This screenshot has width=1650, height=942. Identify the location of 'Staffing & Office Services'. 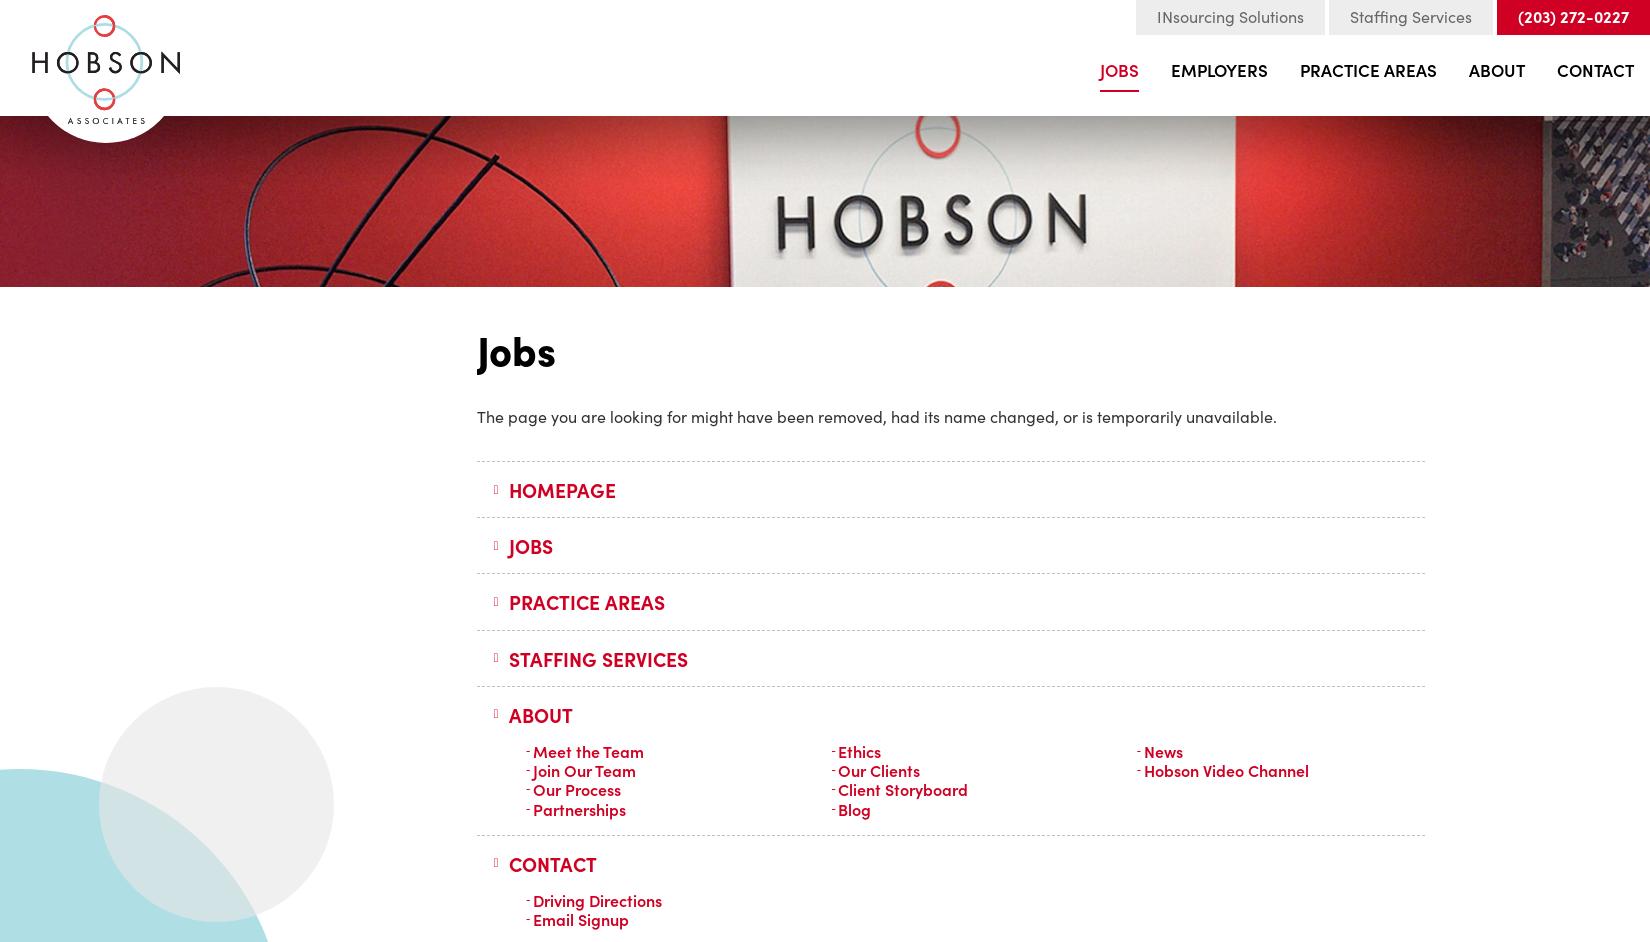
(1382, 305).